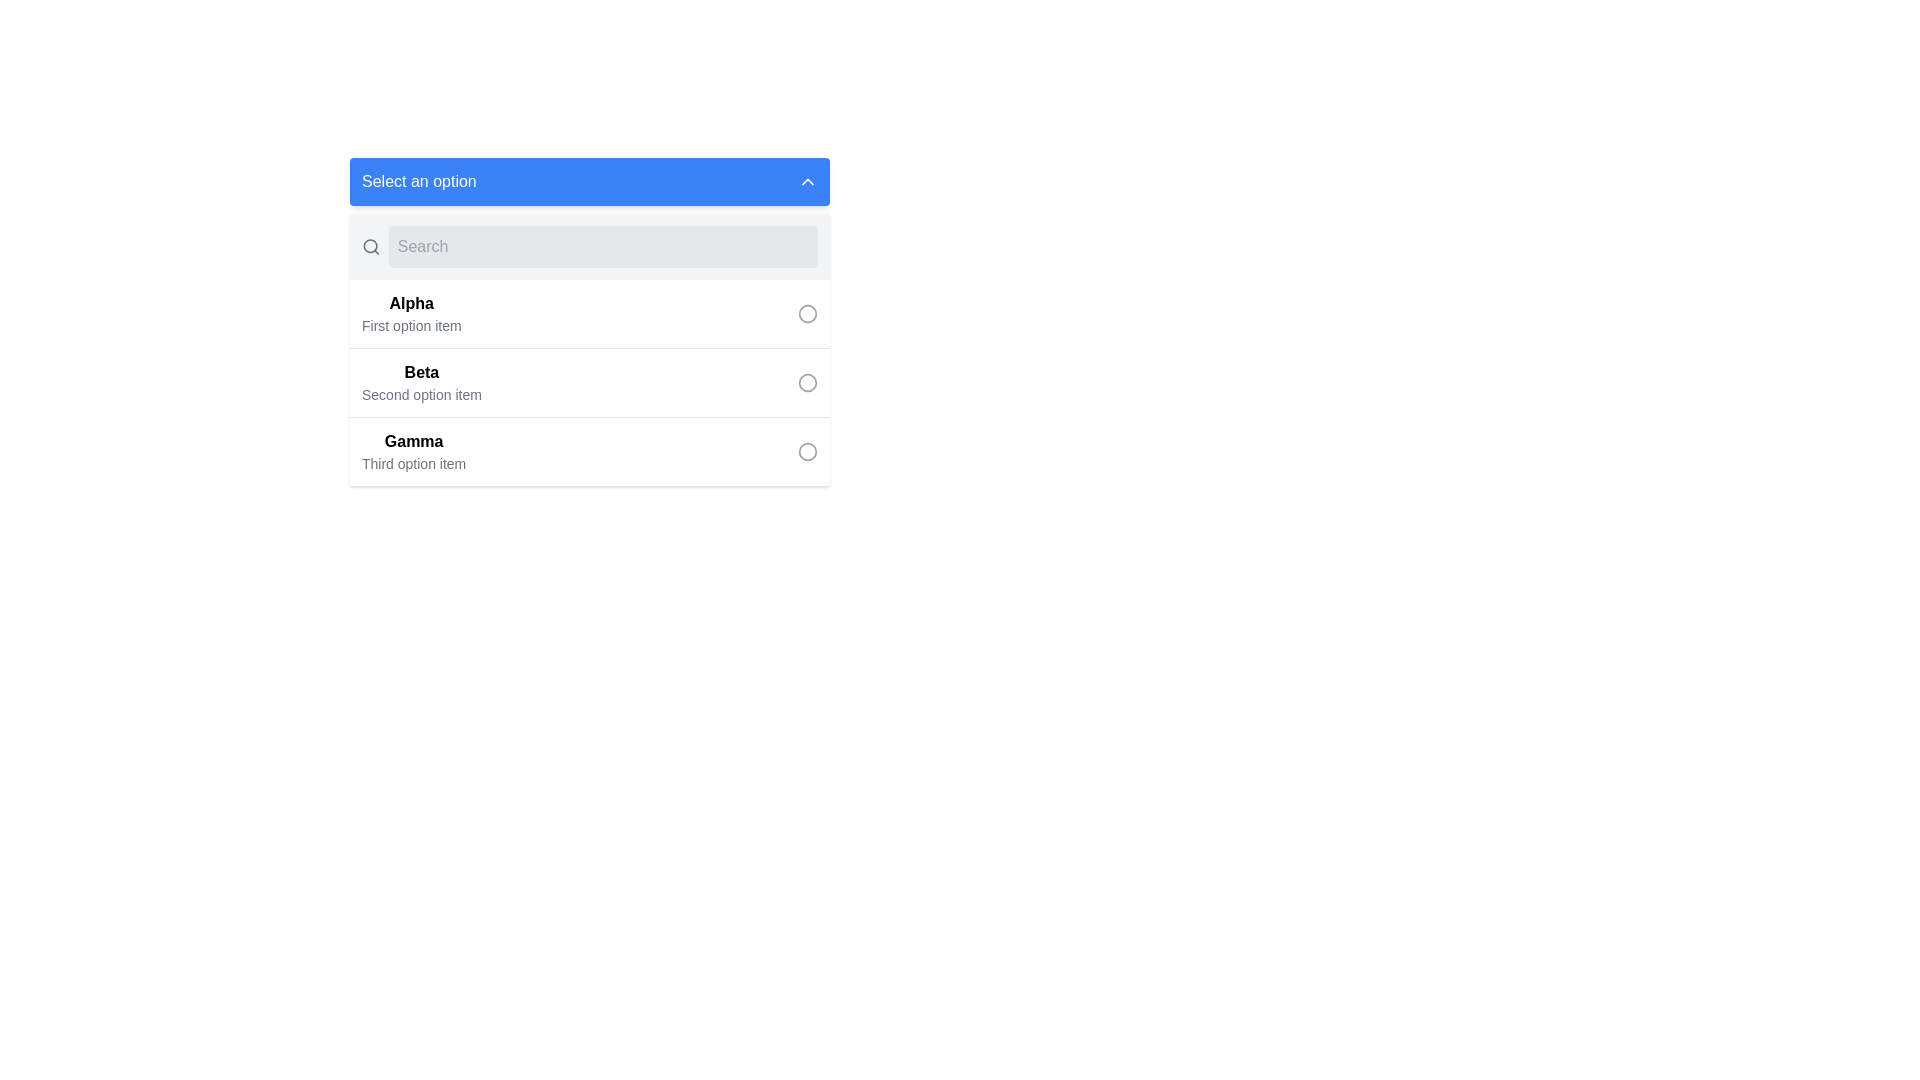  Describe the element at coordinates (589, 383) in the screenshot. I see `the second item in the selectable list, which is located below the 'Alpha' option and above the 'Gamma' option, for emphasis` at that location.